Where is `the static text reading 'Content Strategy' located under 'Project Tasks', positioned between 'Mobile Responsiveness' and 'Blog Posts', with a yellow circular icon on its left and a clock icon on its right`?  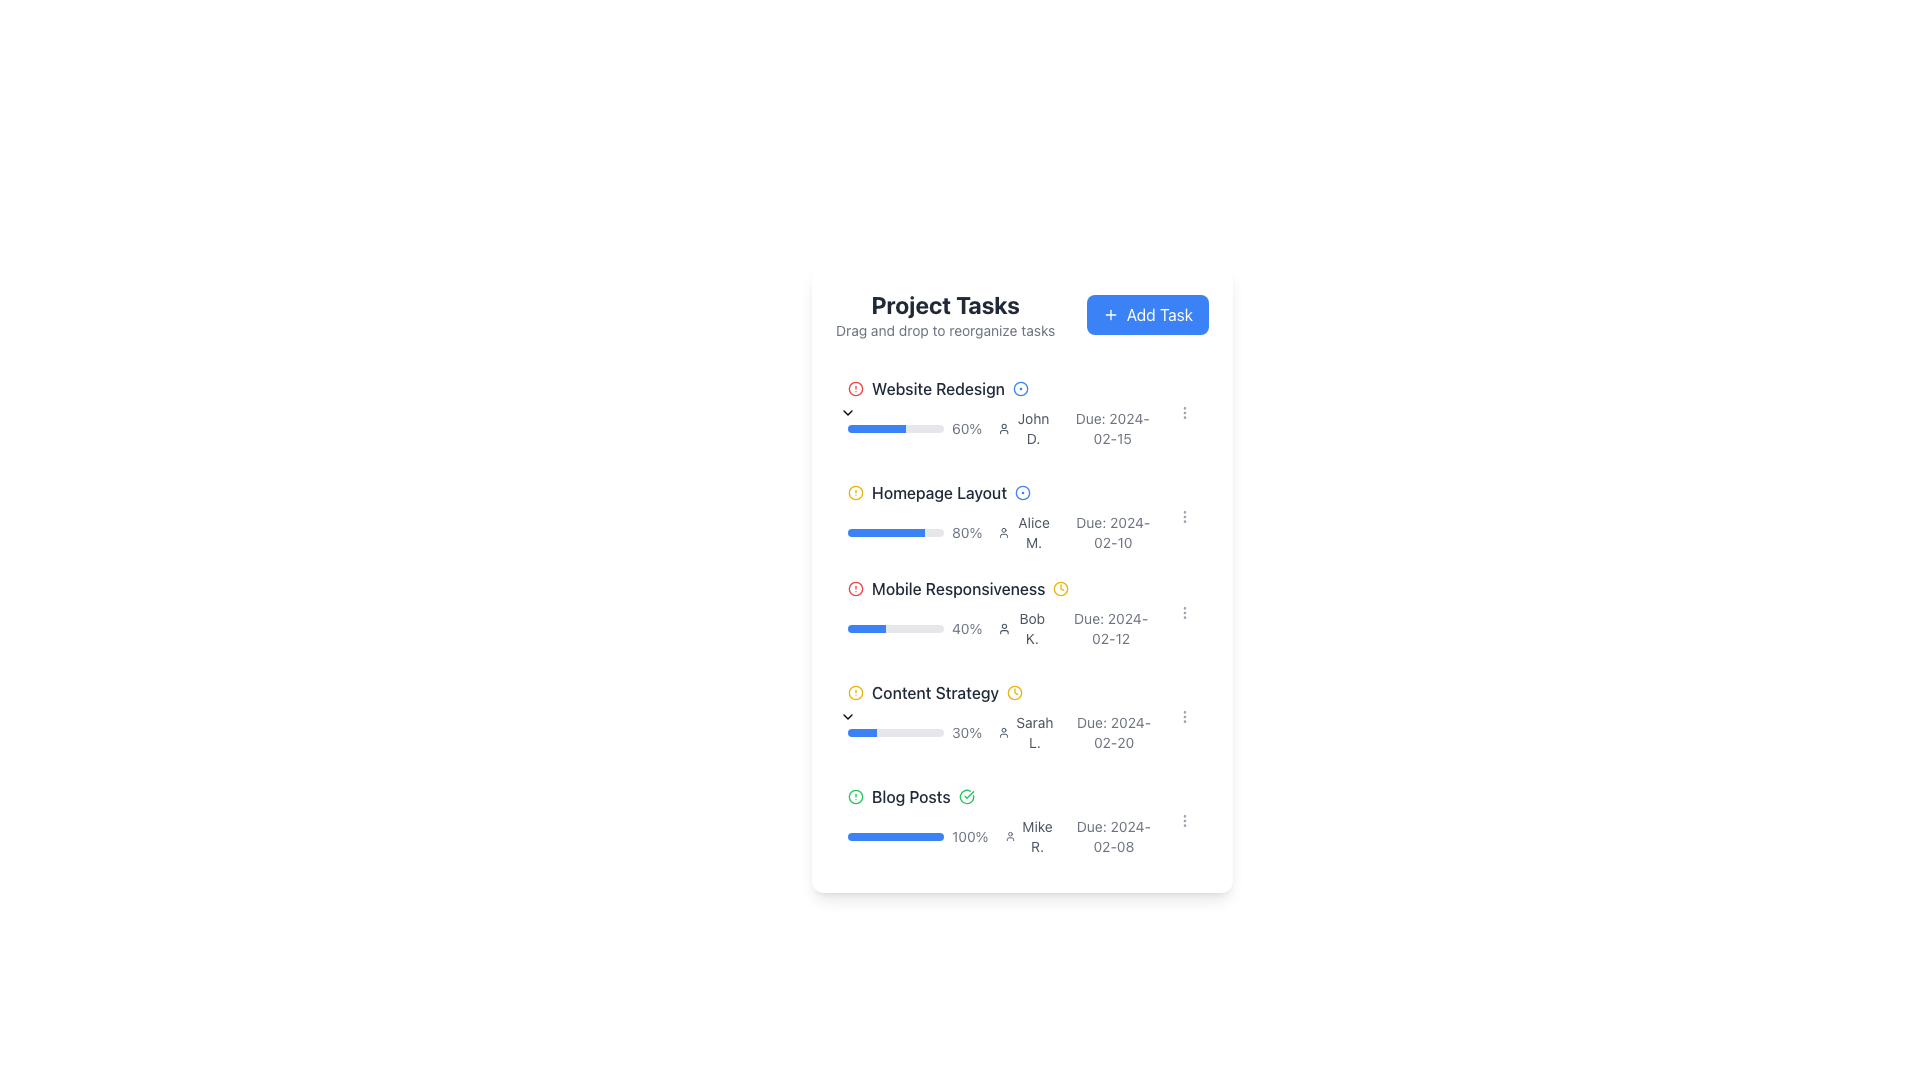 the static text reading 'Content Strategy' located under 'Project Tasks', positioned between 'Mobile Responsiveness' and 'Blog Posts', with a yellow circular icon on its left and a clock icon on its right is located at coordinates (934, 692).